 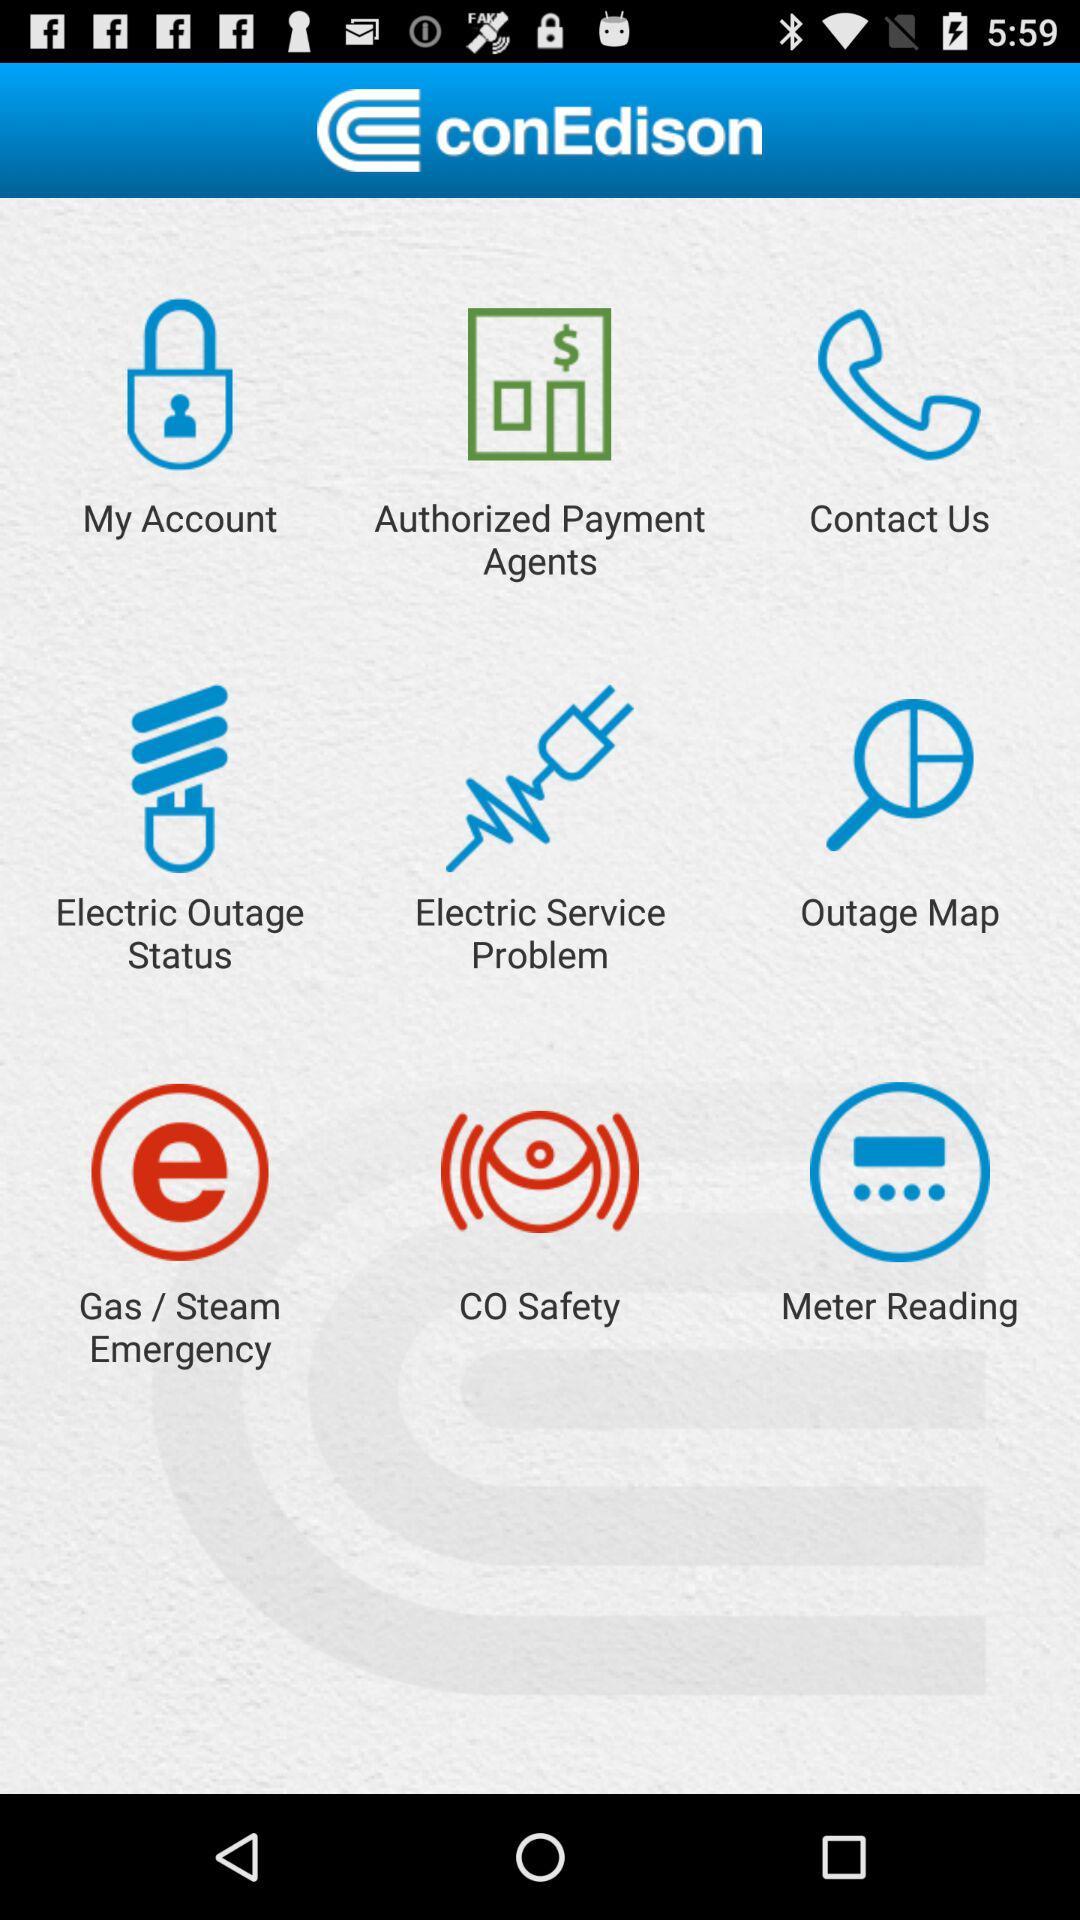 I want to click on option, so click(x=898, y=774).